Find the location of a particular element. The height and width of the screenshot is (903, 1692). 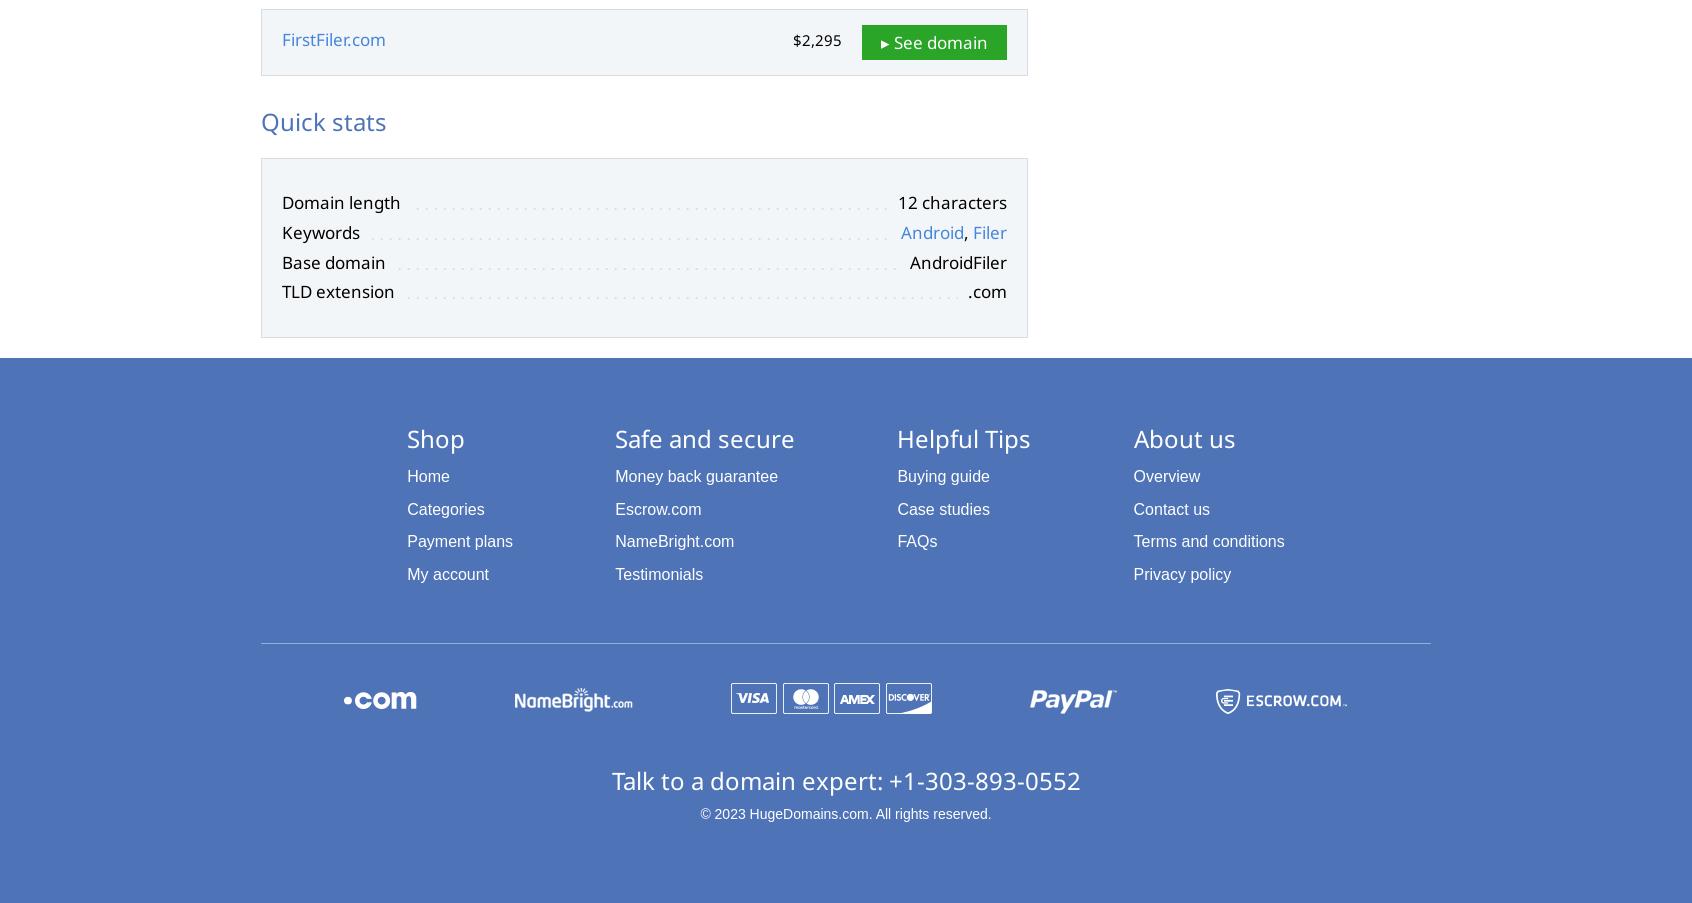

'Base domain' is located at coordinates (333, 260).